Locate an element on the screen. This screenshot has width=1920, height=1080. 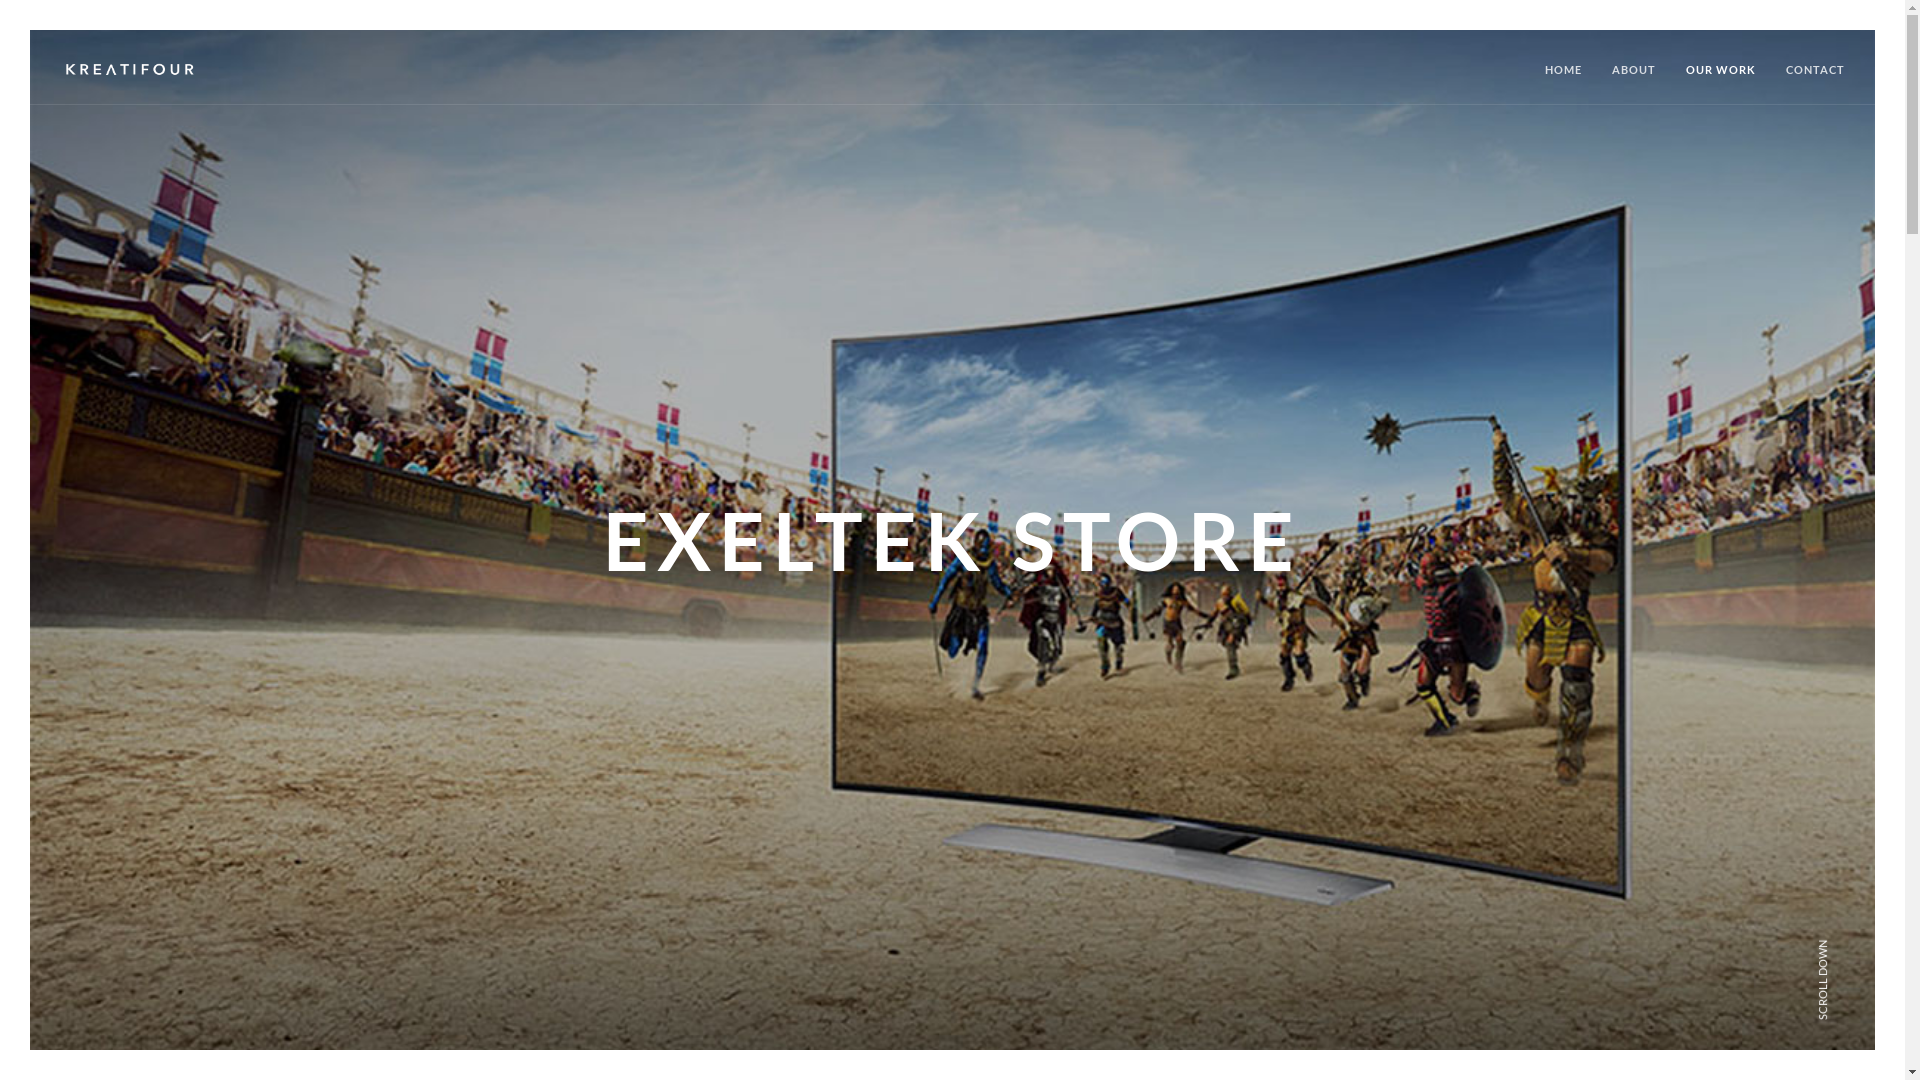
'OUR WORK' is located at coordinates (1720, 80).